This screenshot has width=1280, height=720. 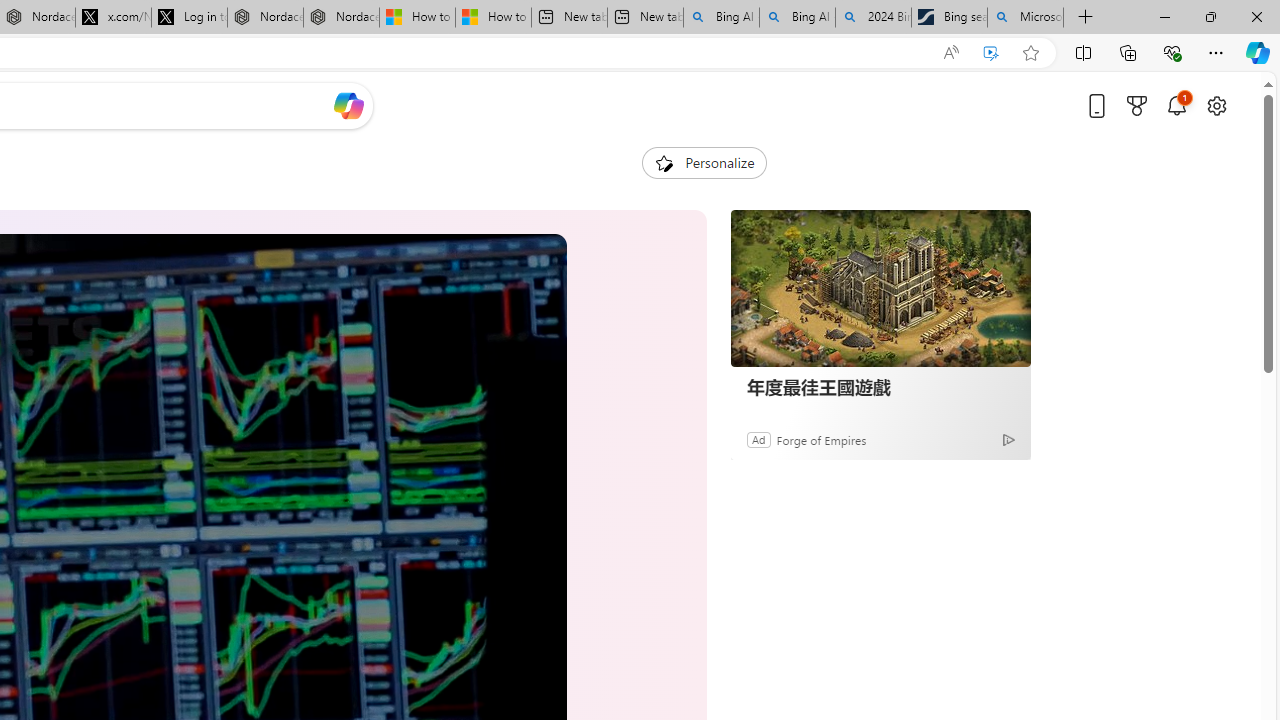 I want to click on 'Notifications', so click(x=1176, y=105).